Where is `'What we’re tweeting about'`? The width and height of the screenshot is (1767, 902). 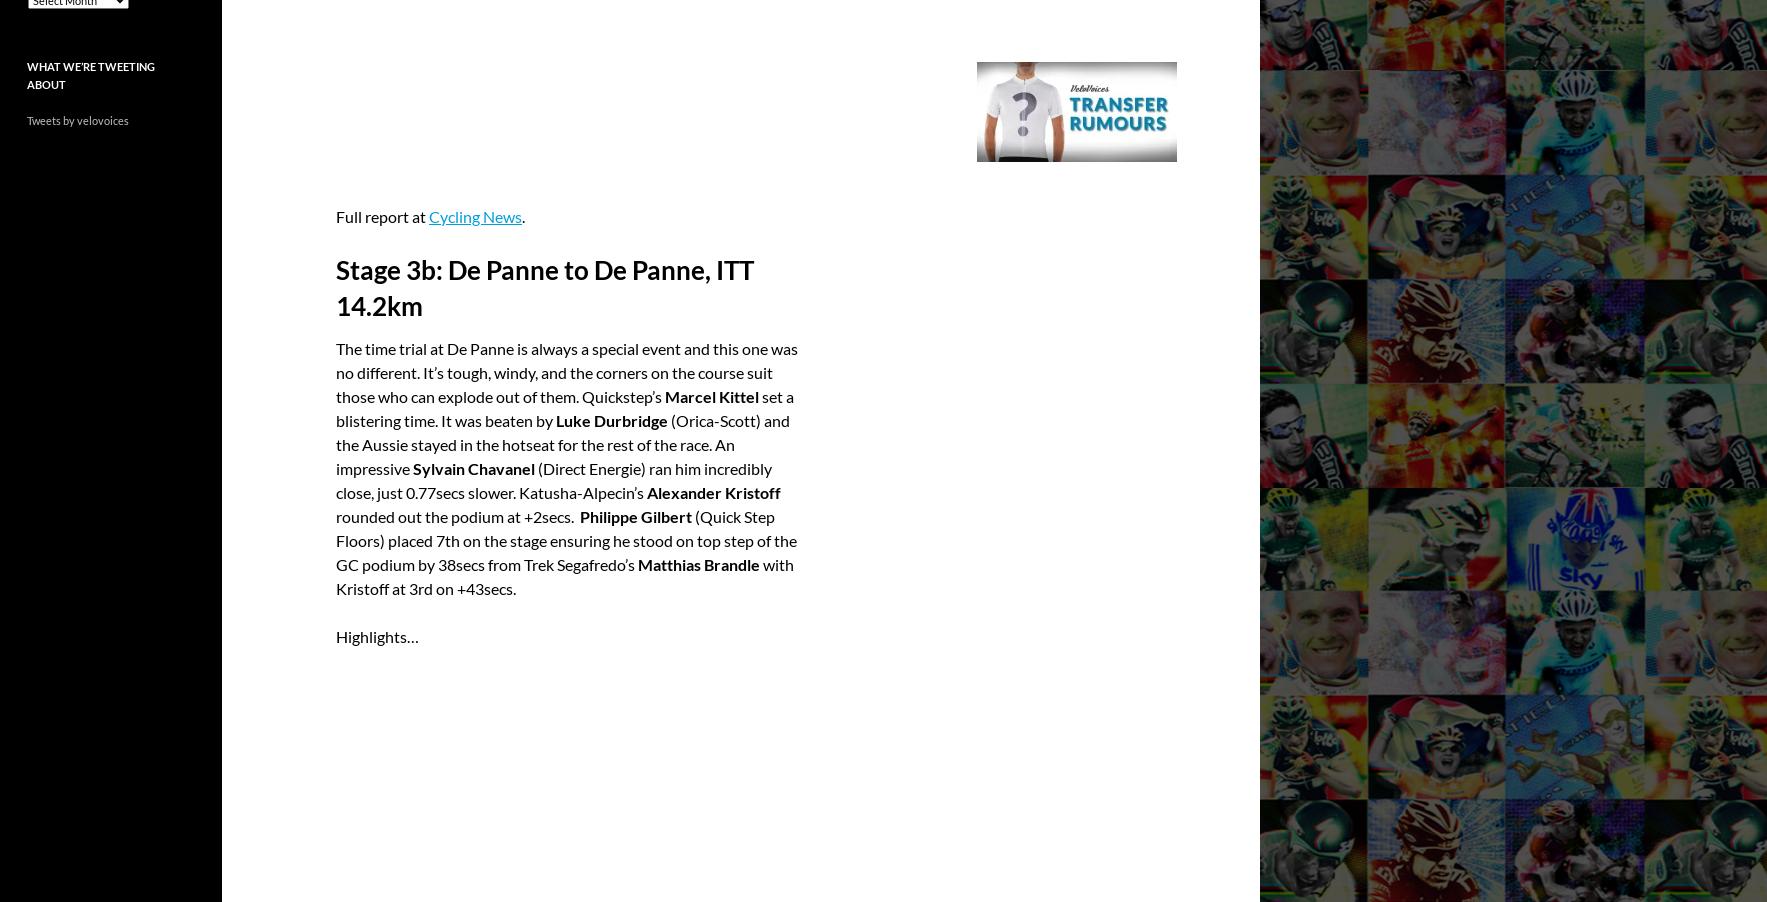 'What we’re tweeting about' is located at coordinates (26, 73).